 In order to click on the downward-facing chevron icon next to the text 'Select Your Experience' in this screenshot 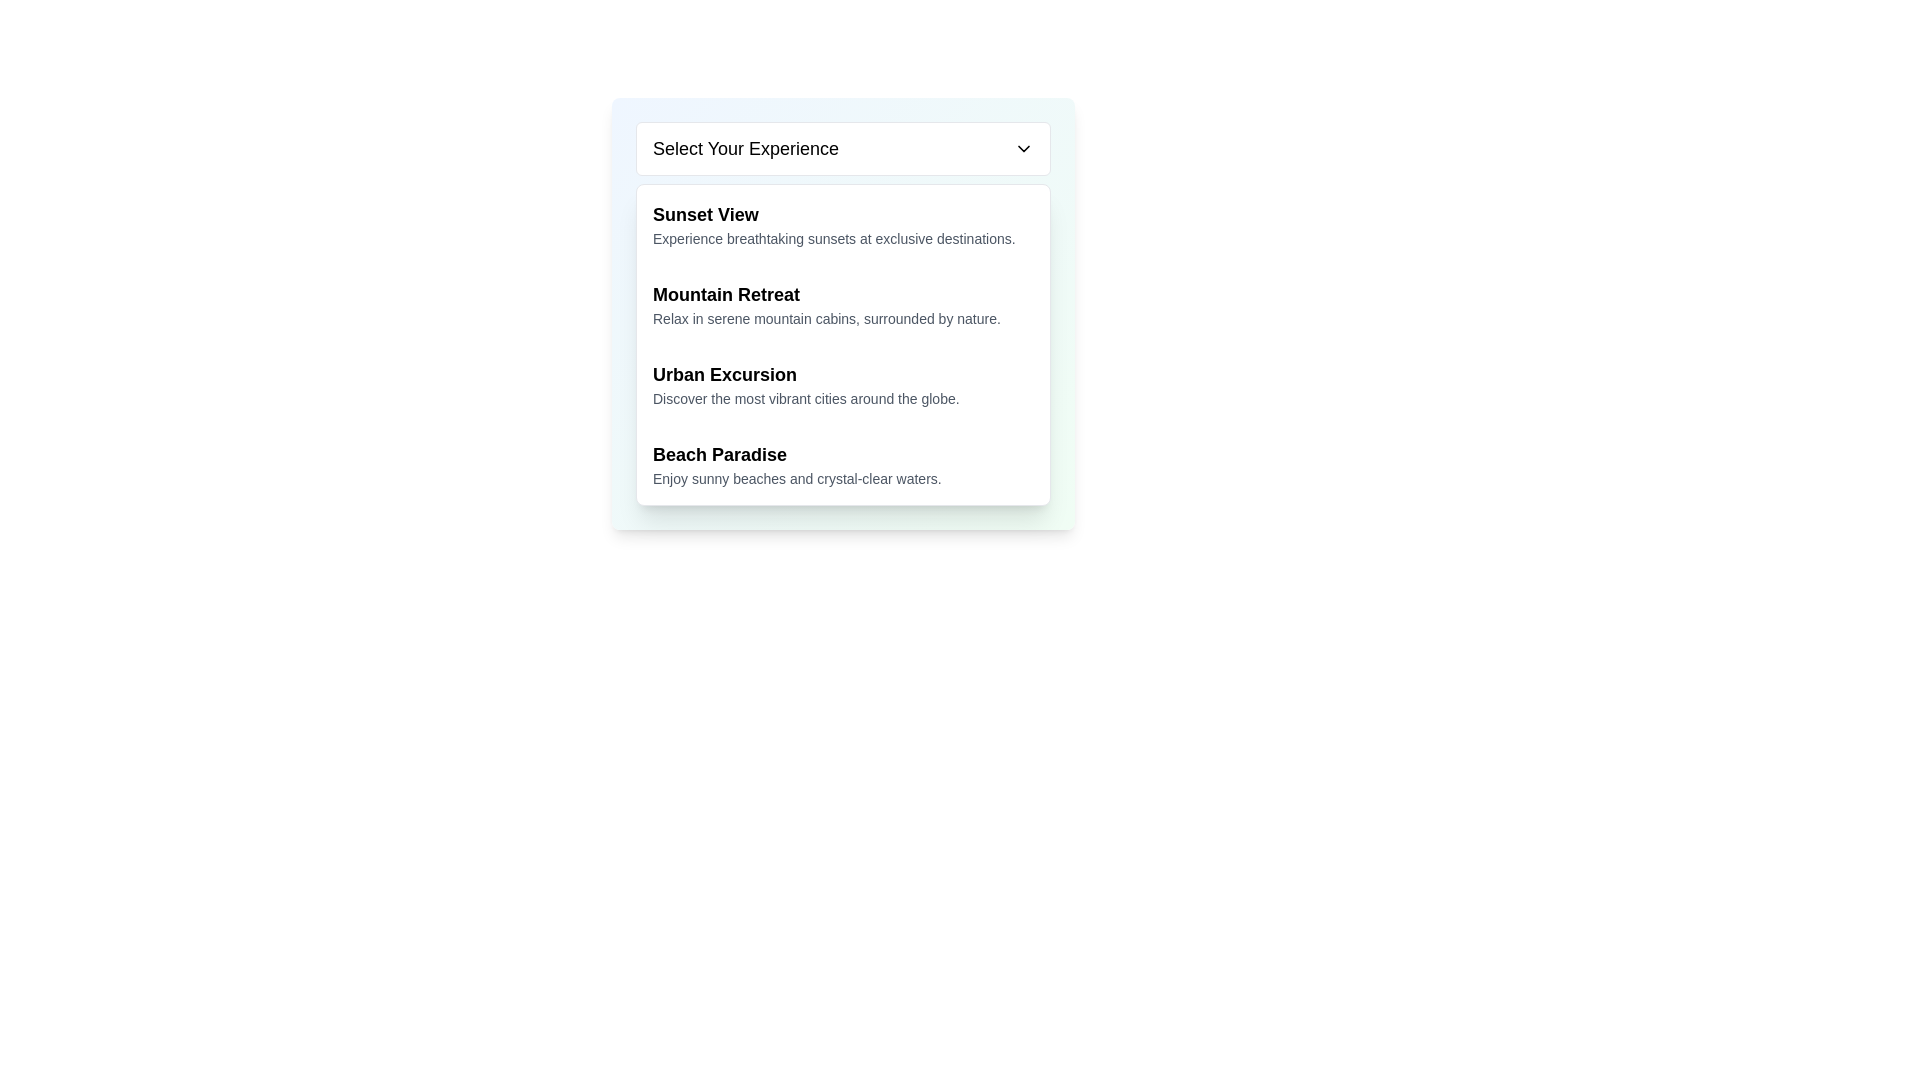, I will do `click(1023, 148)`.